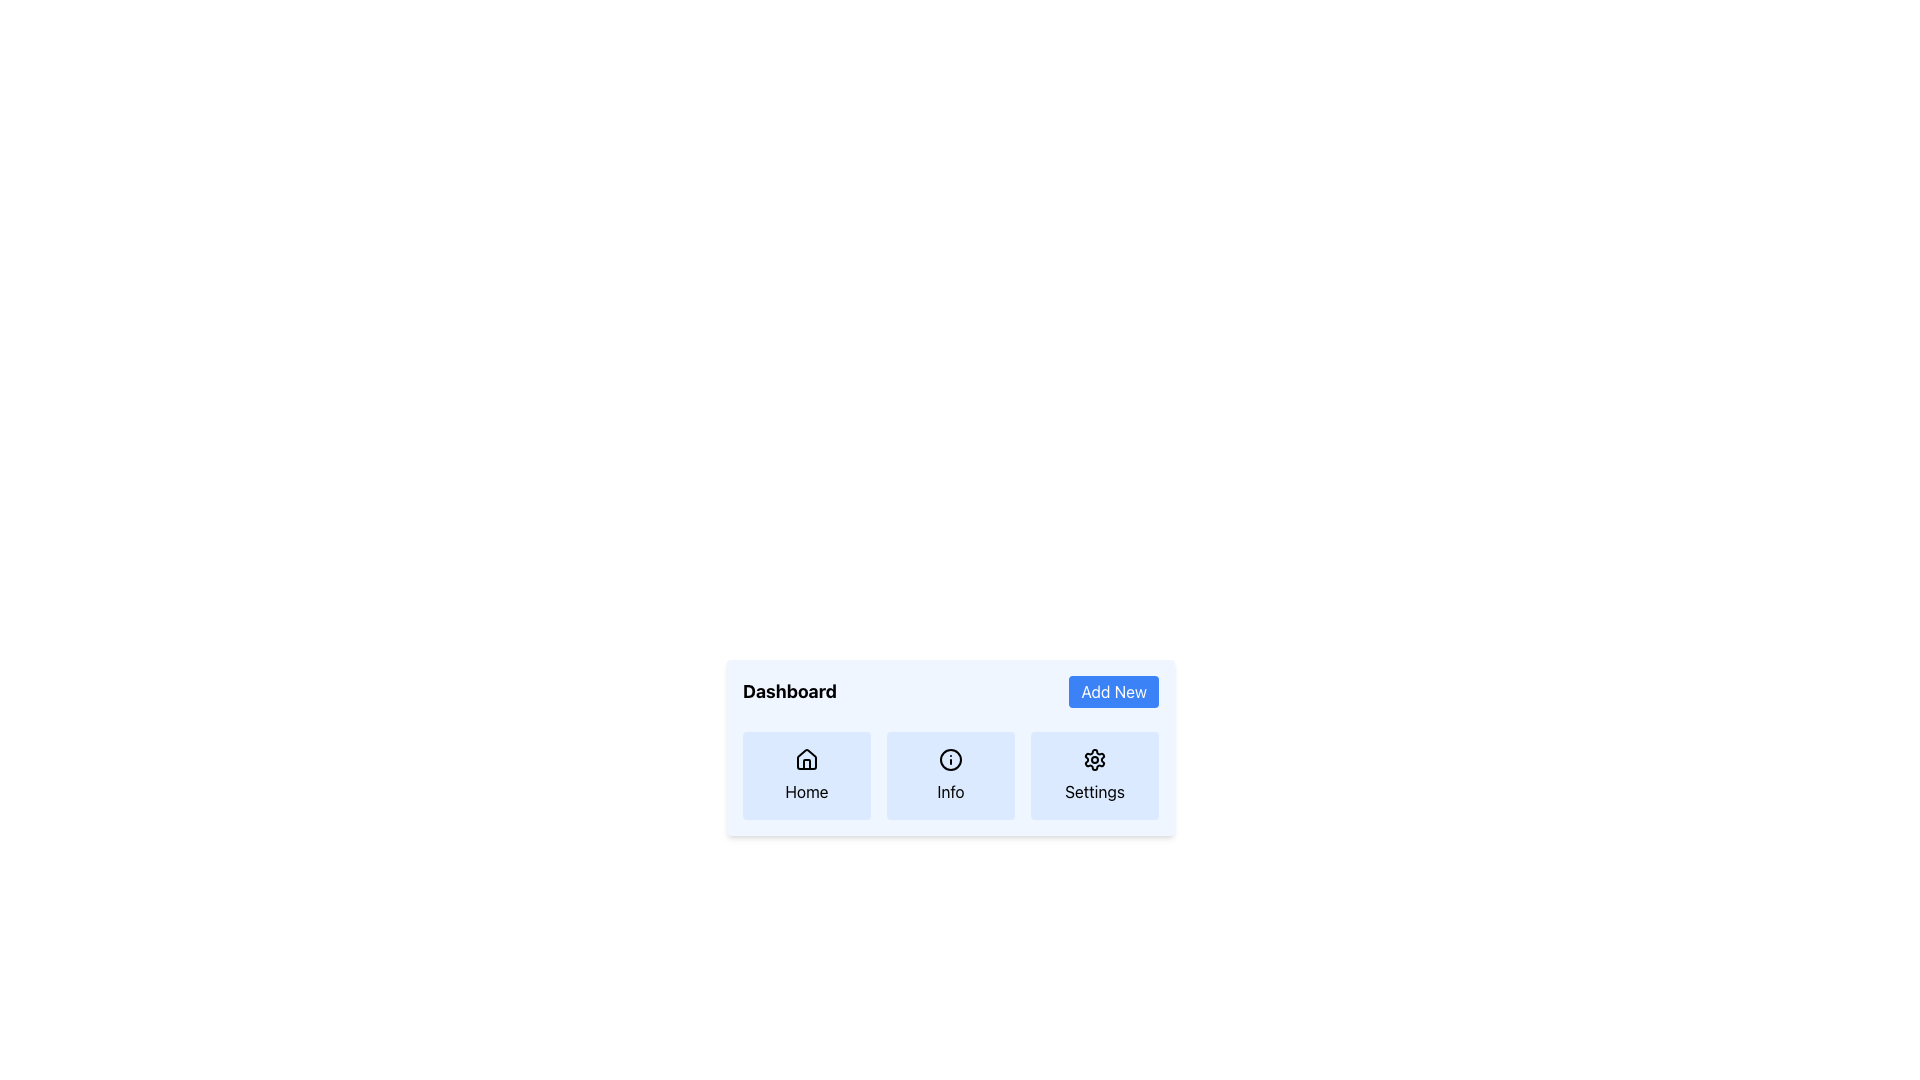 This screenshot has width=1920, height=1080. I want to click on the gear icon representing settings, which is part of the 'Settings' card located in the bottom section of the interface, so click(1093, 759).